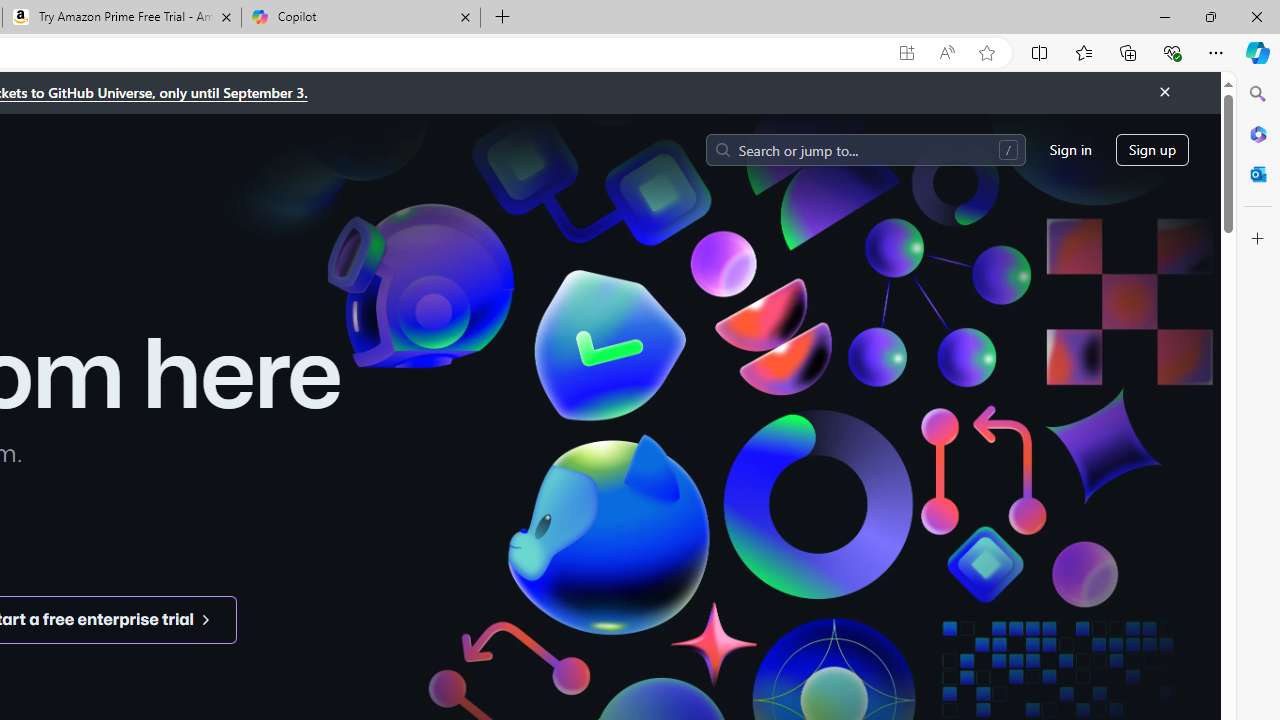  I want to click on 'Restore', so click(1209, 16).